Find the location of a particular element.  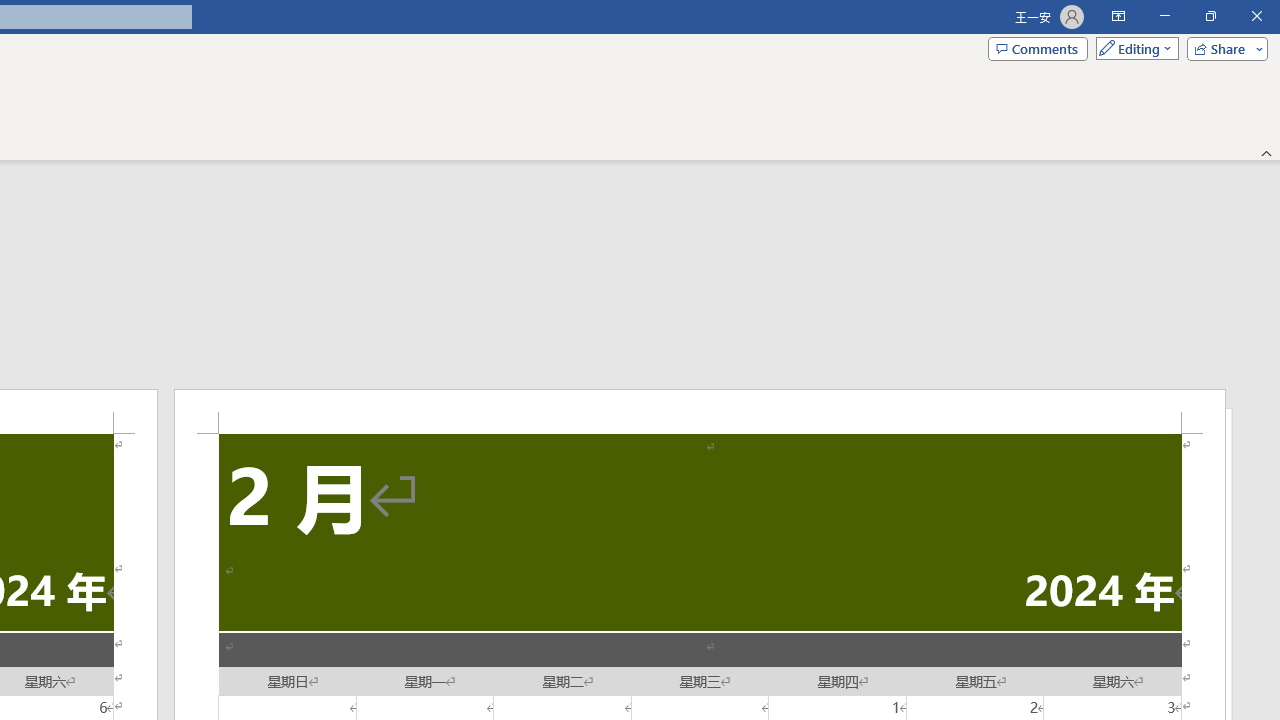

'Restore Down' is located at coordinates (1209, 16).